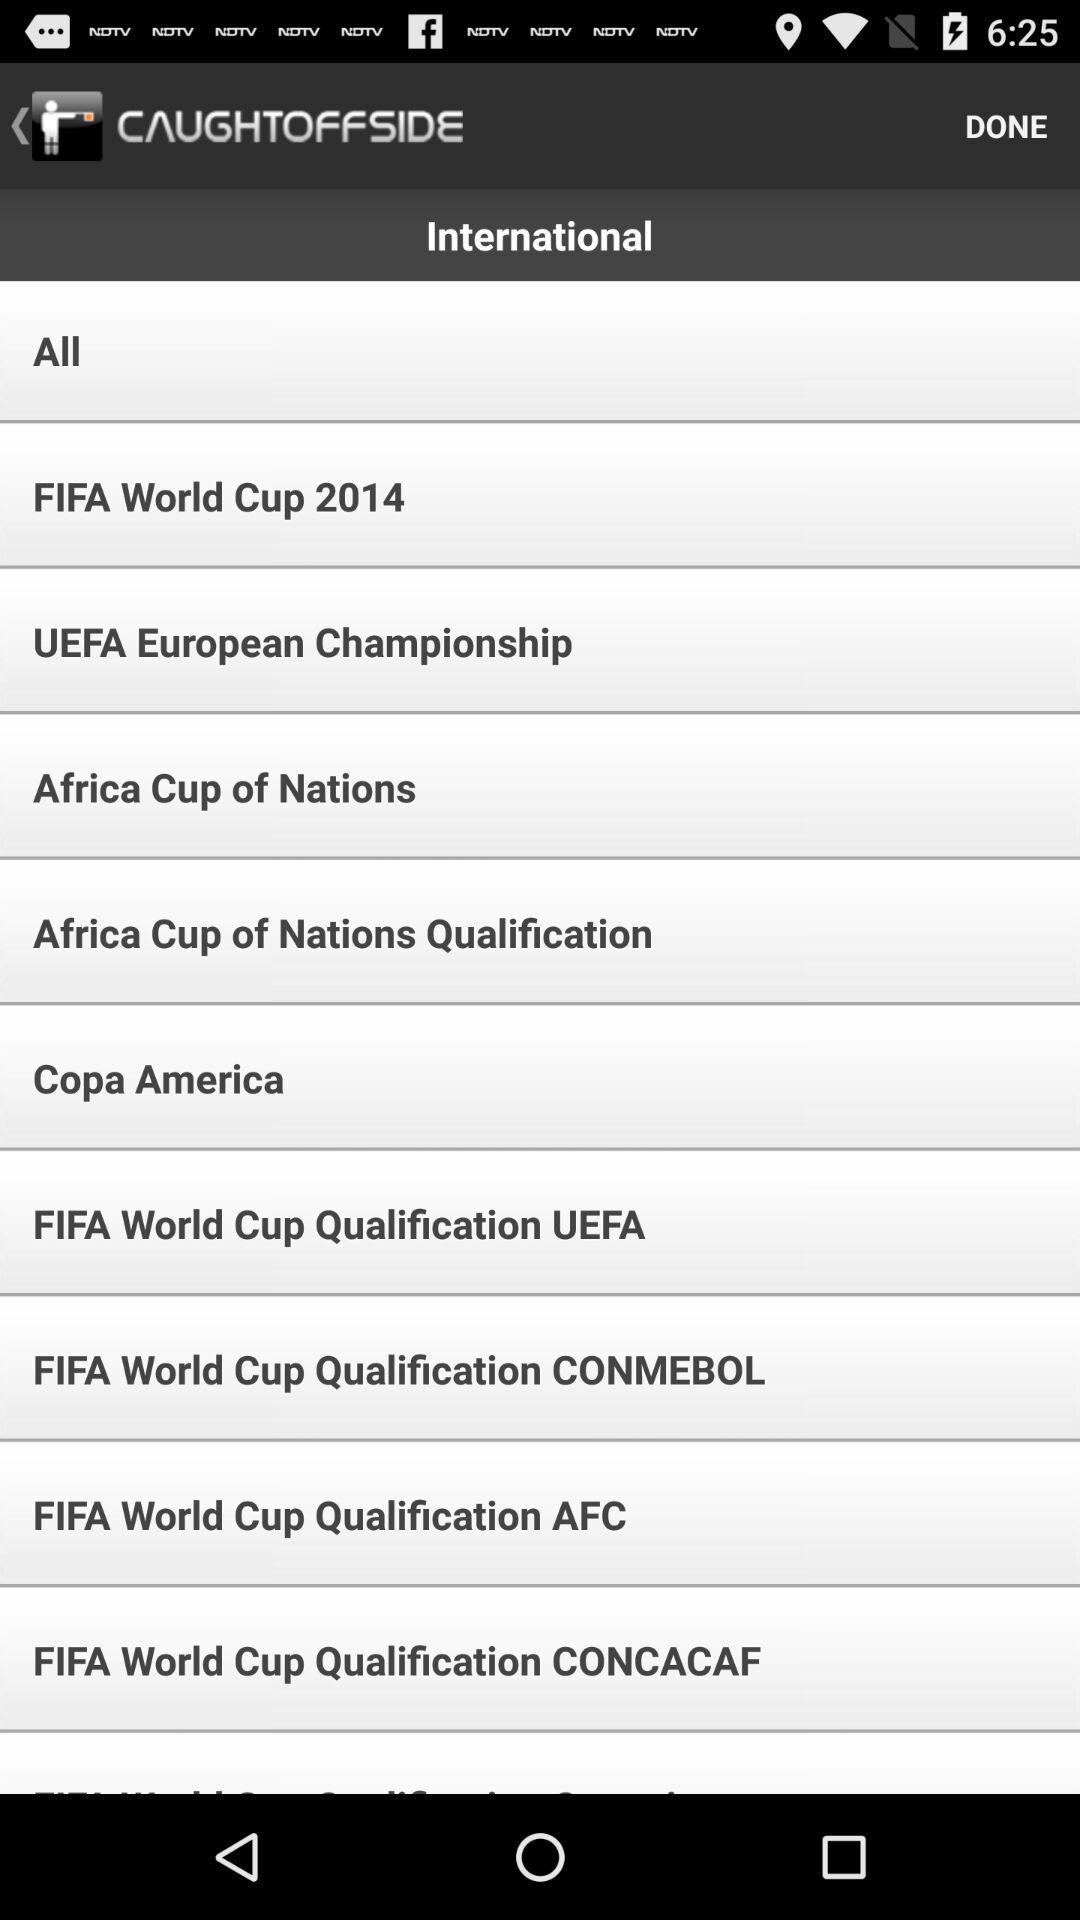 This screenshot has width=1080, height=1920. What do you see at coordinates (144, 1077) in the screenshot?
I see `the icon below africa cup of item` at bounding box center [144, 1077].